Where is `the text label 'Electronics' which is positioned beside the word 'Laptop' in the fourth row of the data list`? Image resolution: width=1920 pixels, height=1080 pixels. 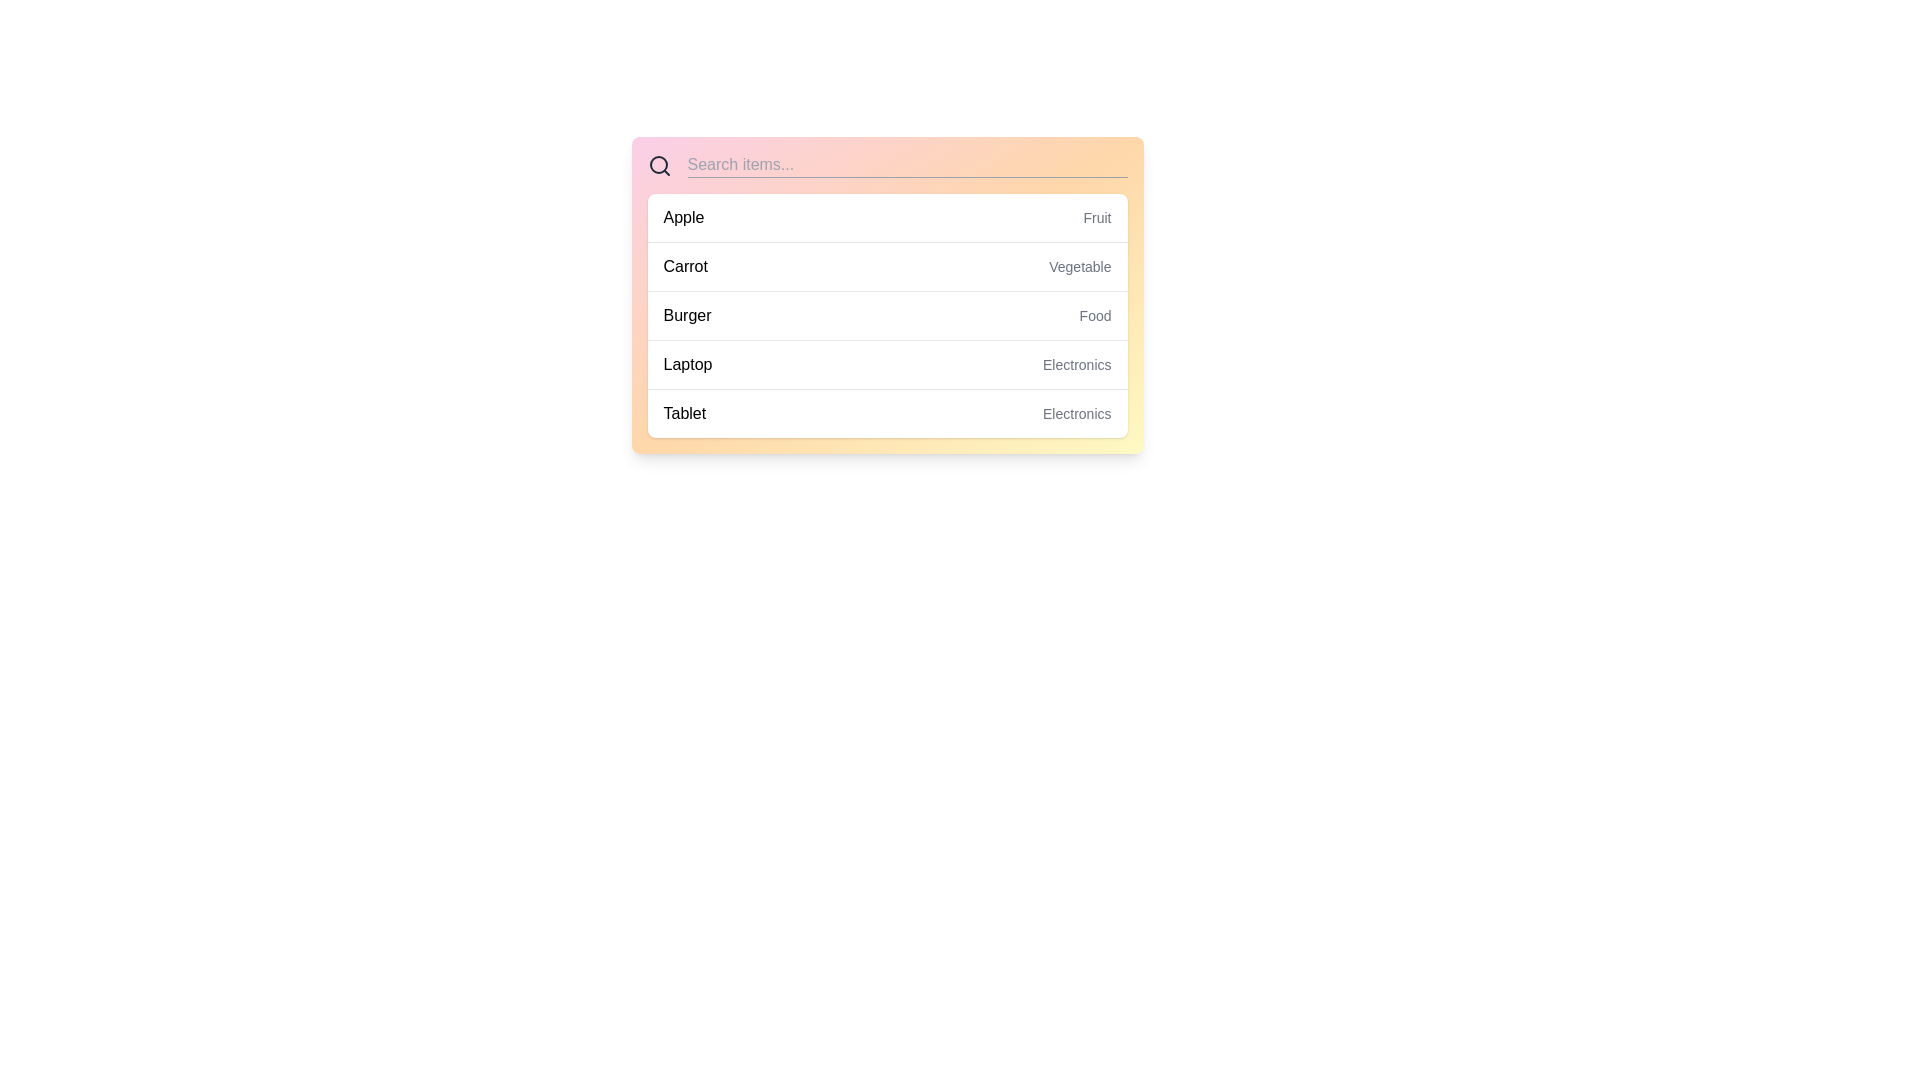 the text label 'Electronics' which is positioned beside the word 'Laptop' in the fourth row of the data list is located at coordinates (1076, 365).